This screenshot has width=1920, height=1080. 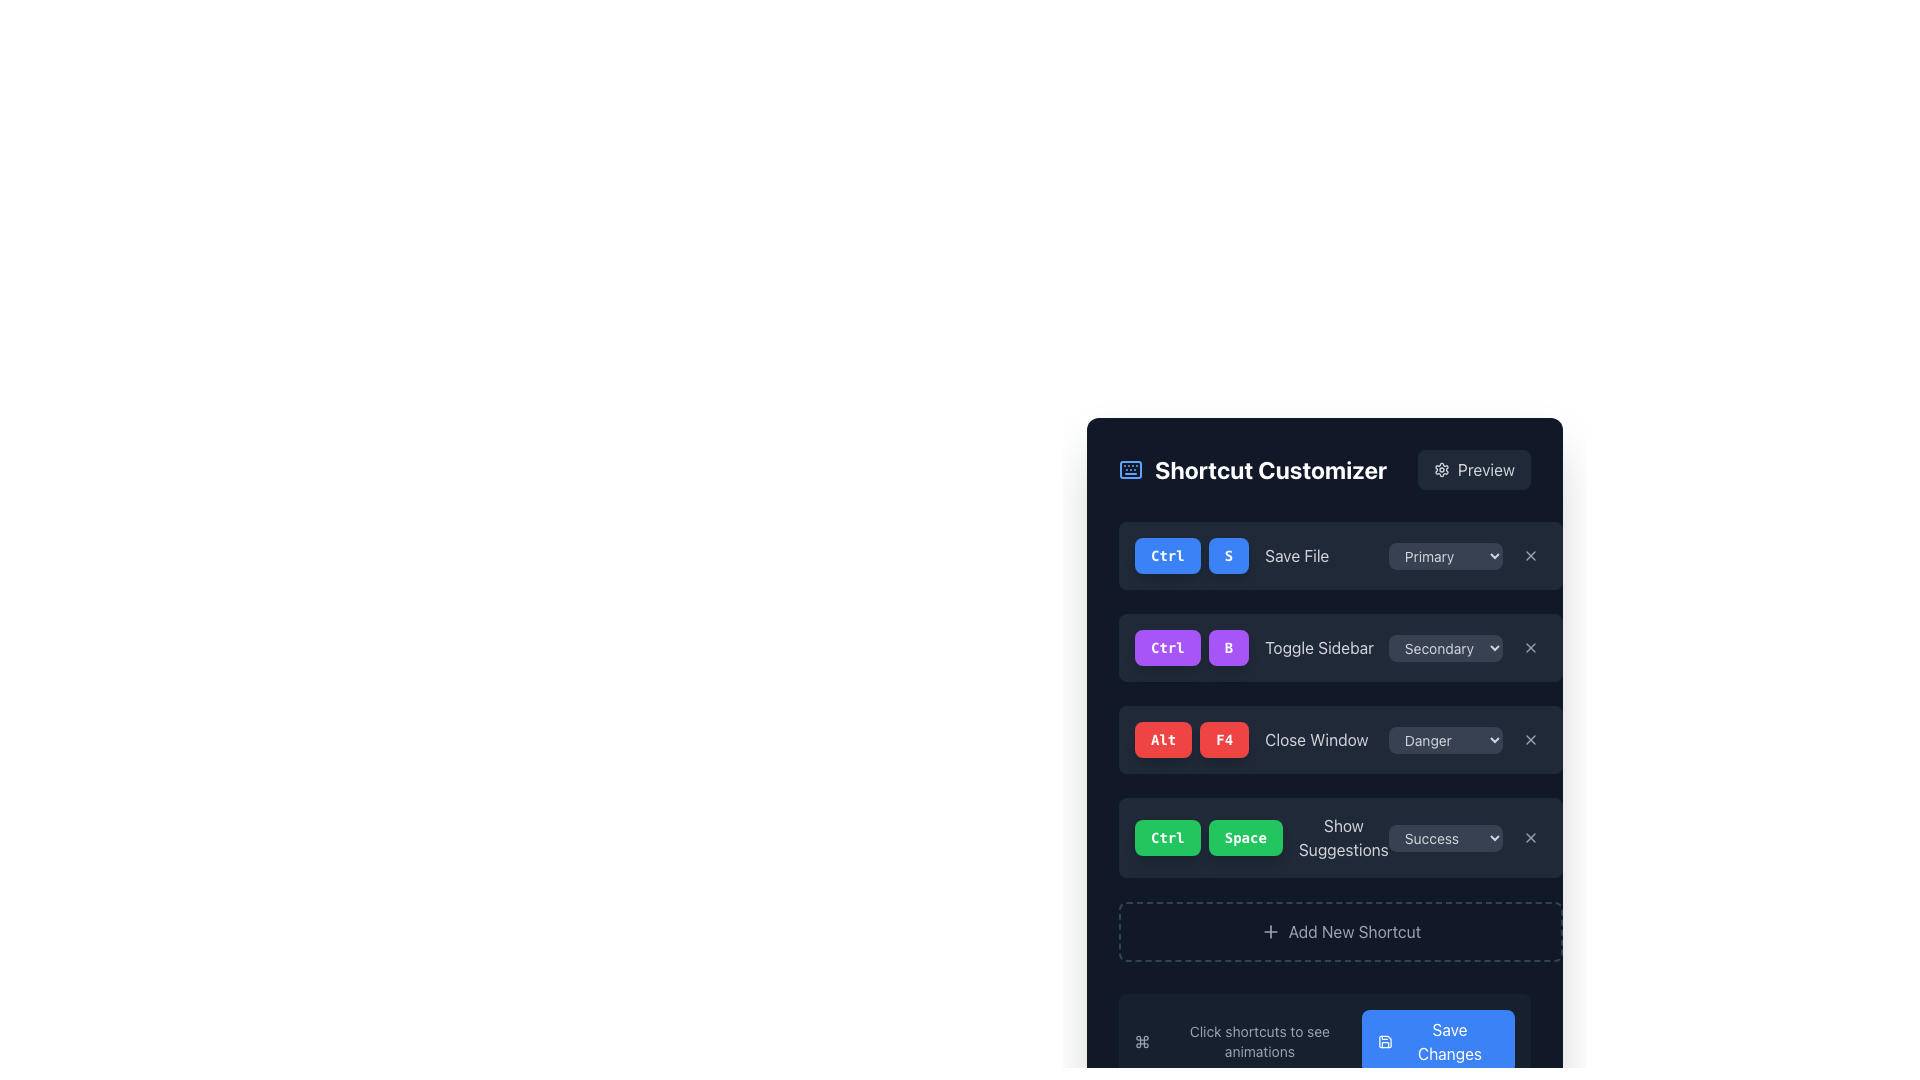 What do you see at coordinates (1529, 837) in the screenshot?
I see `the 'X' icon button that removes or closes the associated row in the Shortcut Customizer panel, located next to the dropdown button` at bounding box center [1529, 837].